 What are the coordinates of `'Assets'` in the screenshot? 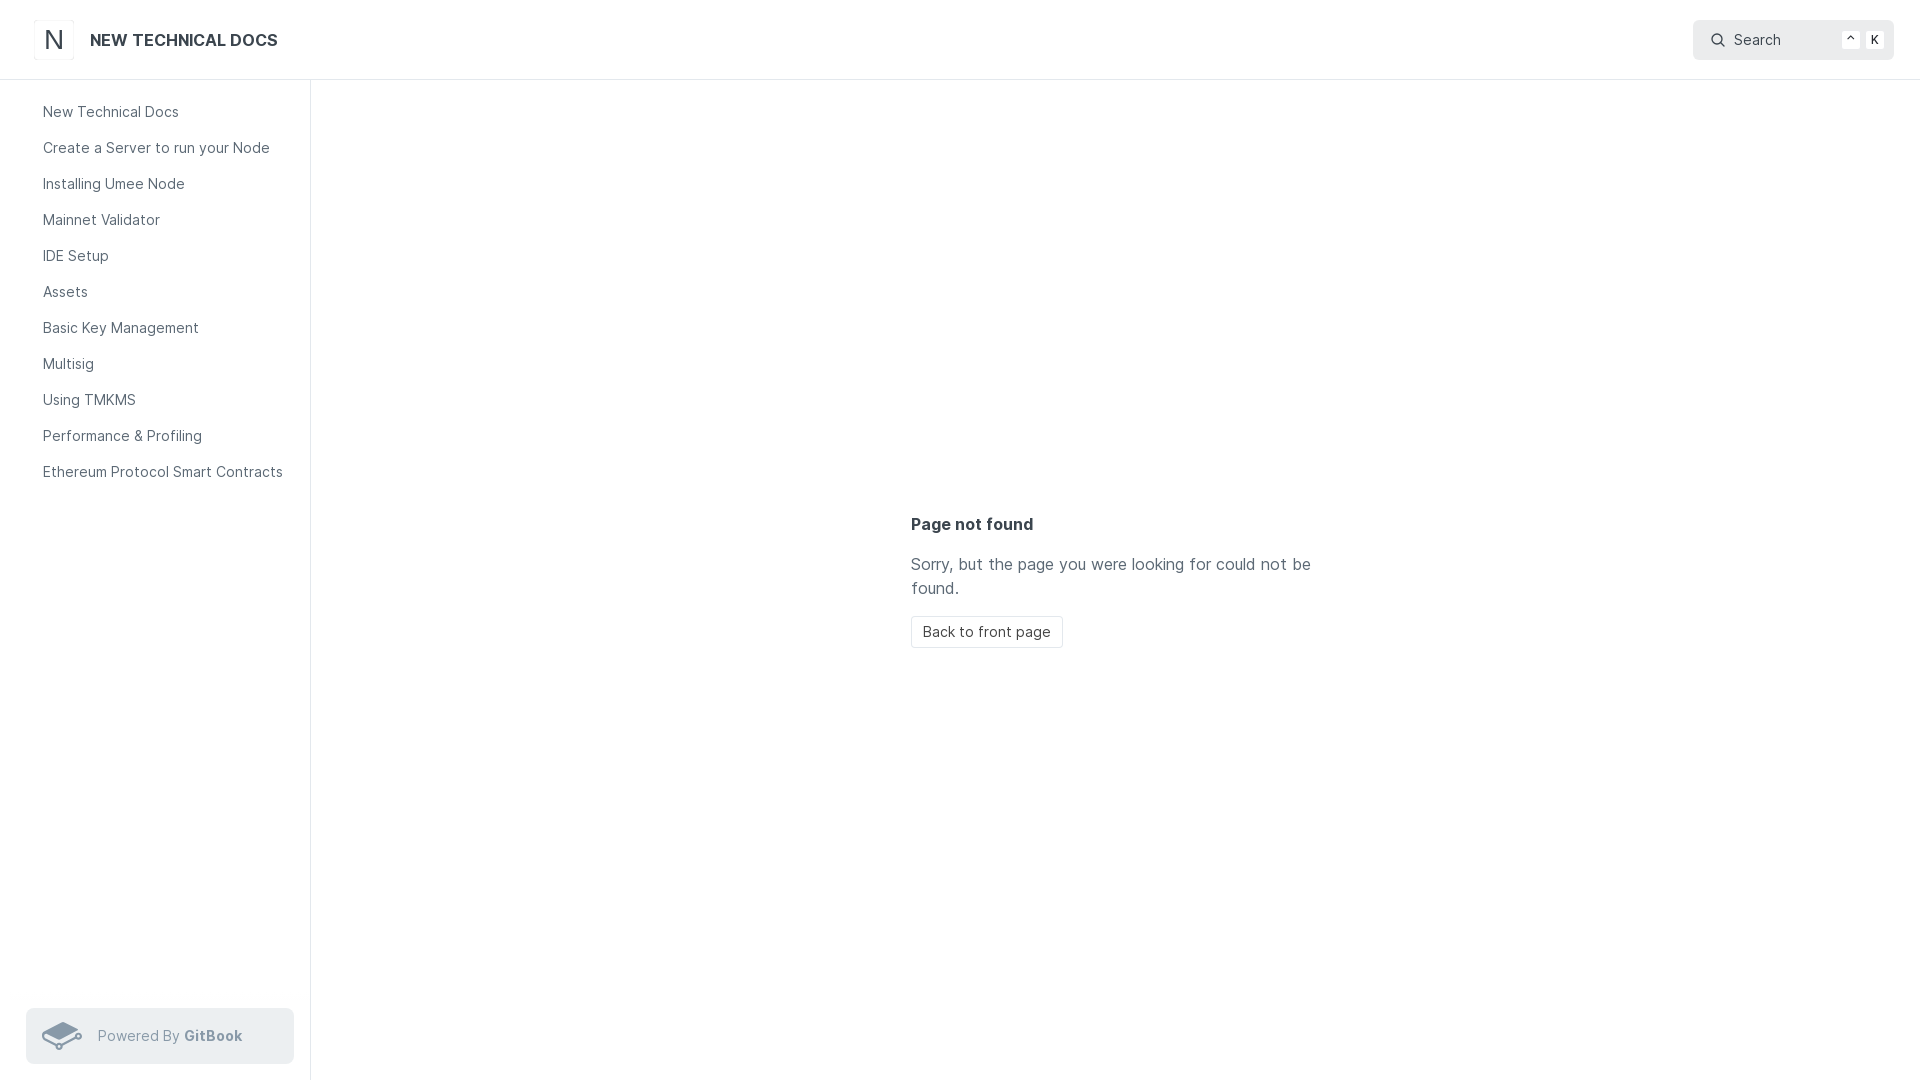 It's located at (168, 292).